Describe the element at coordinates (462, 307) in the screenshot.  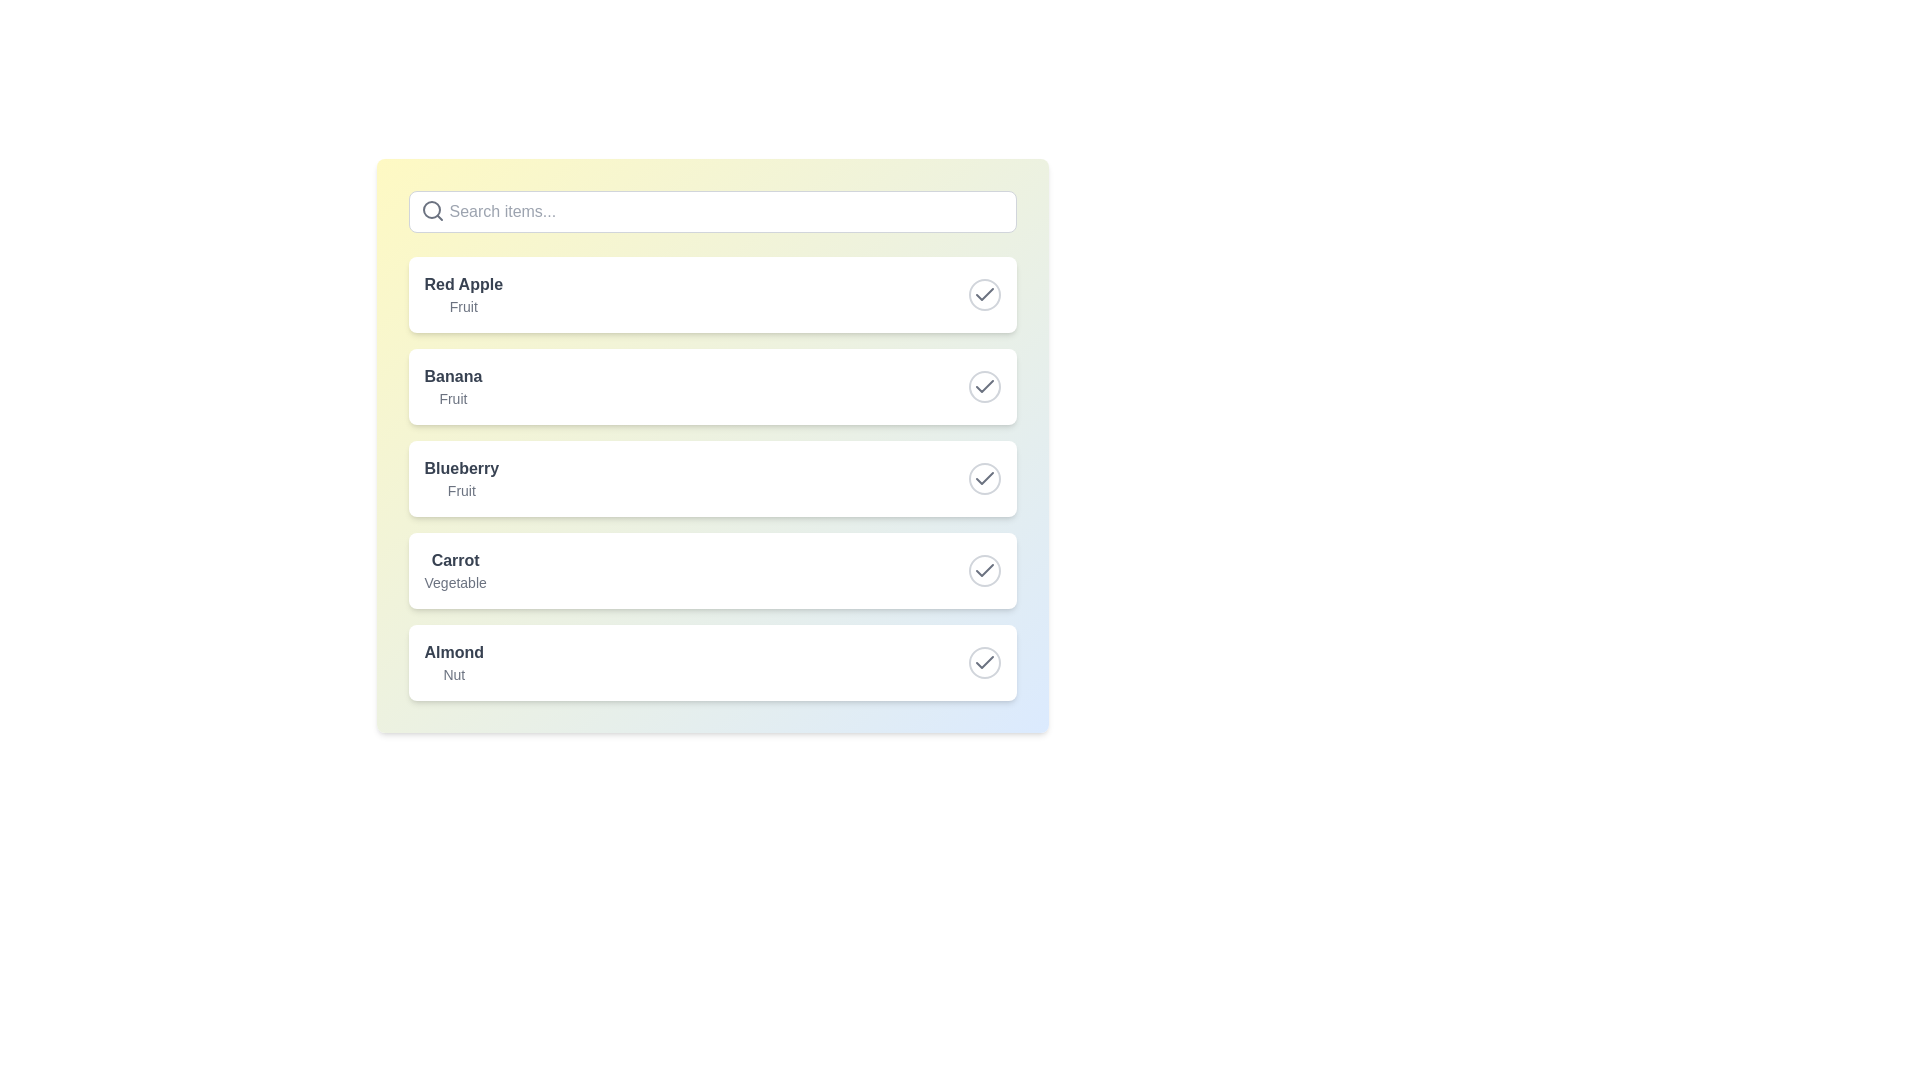
I see `'Fruit' label, which is a small text element in gray color positioned below the 'Red Apple' title in the first entry of the vertical list` at that location.